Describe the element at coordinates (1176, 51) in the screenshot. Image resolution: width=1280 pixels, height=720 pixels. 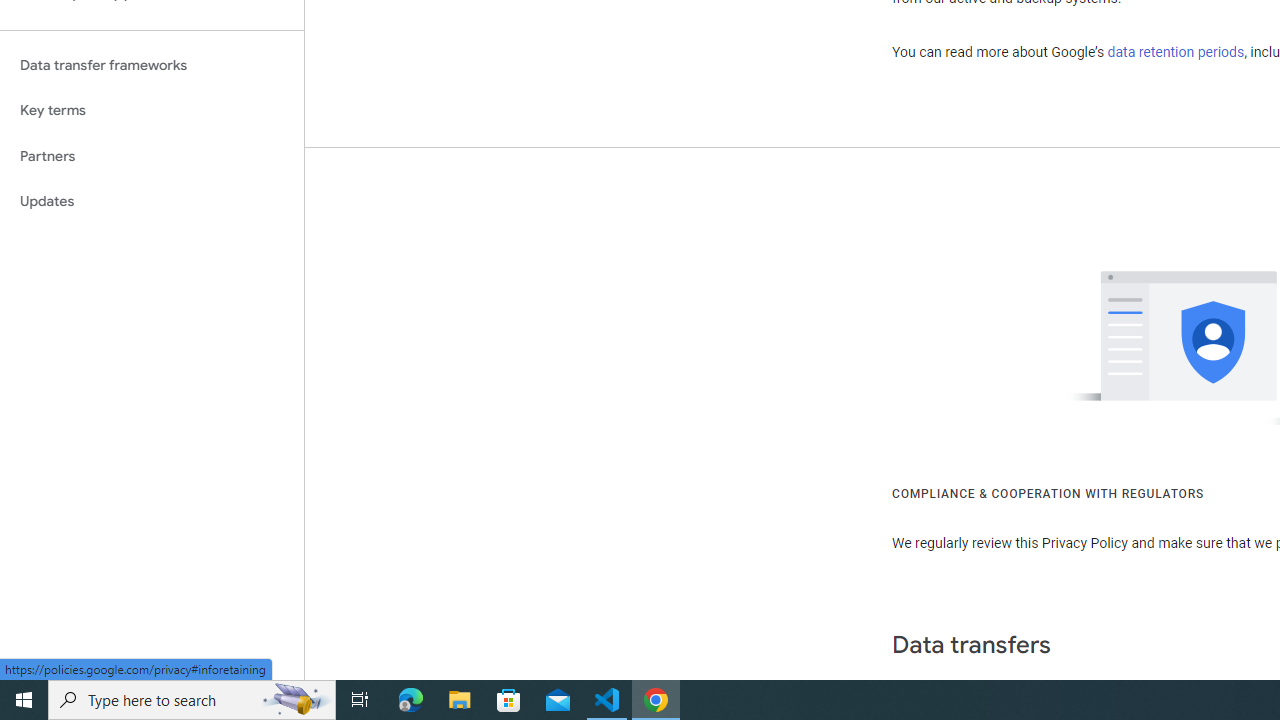
I see `'data retention periods'` at that location.